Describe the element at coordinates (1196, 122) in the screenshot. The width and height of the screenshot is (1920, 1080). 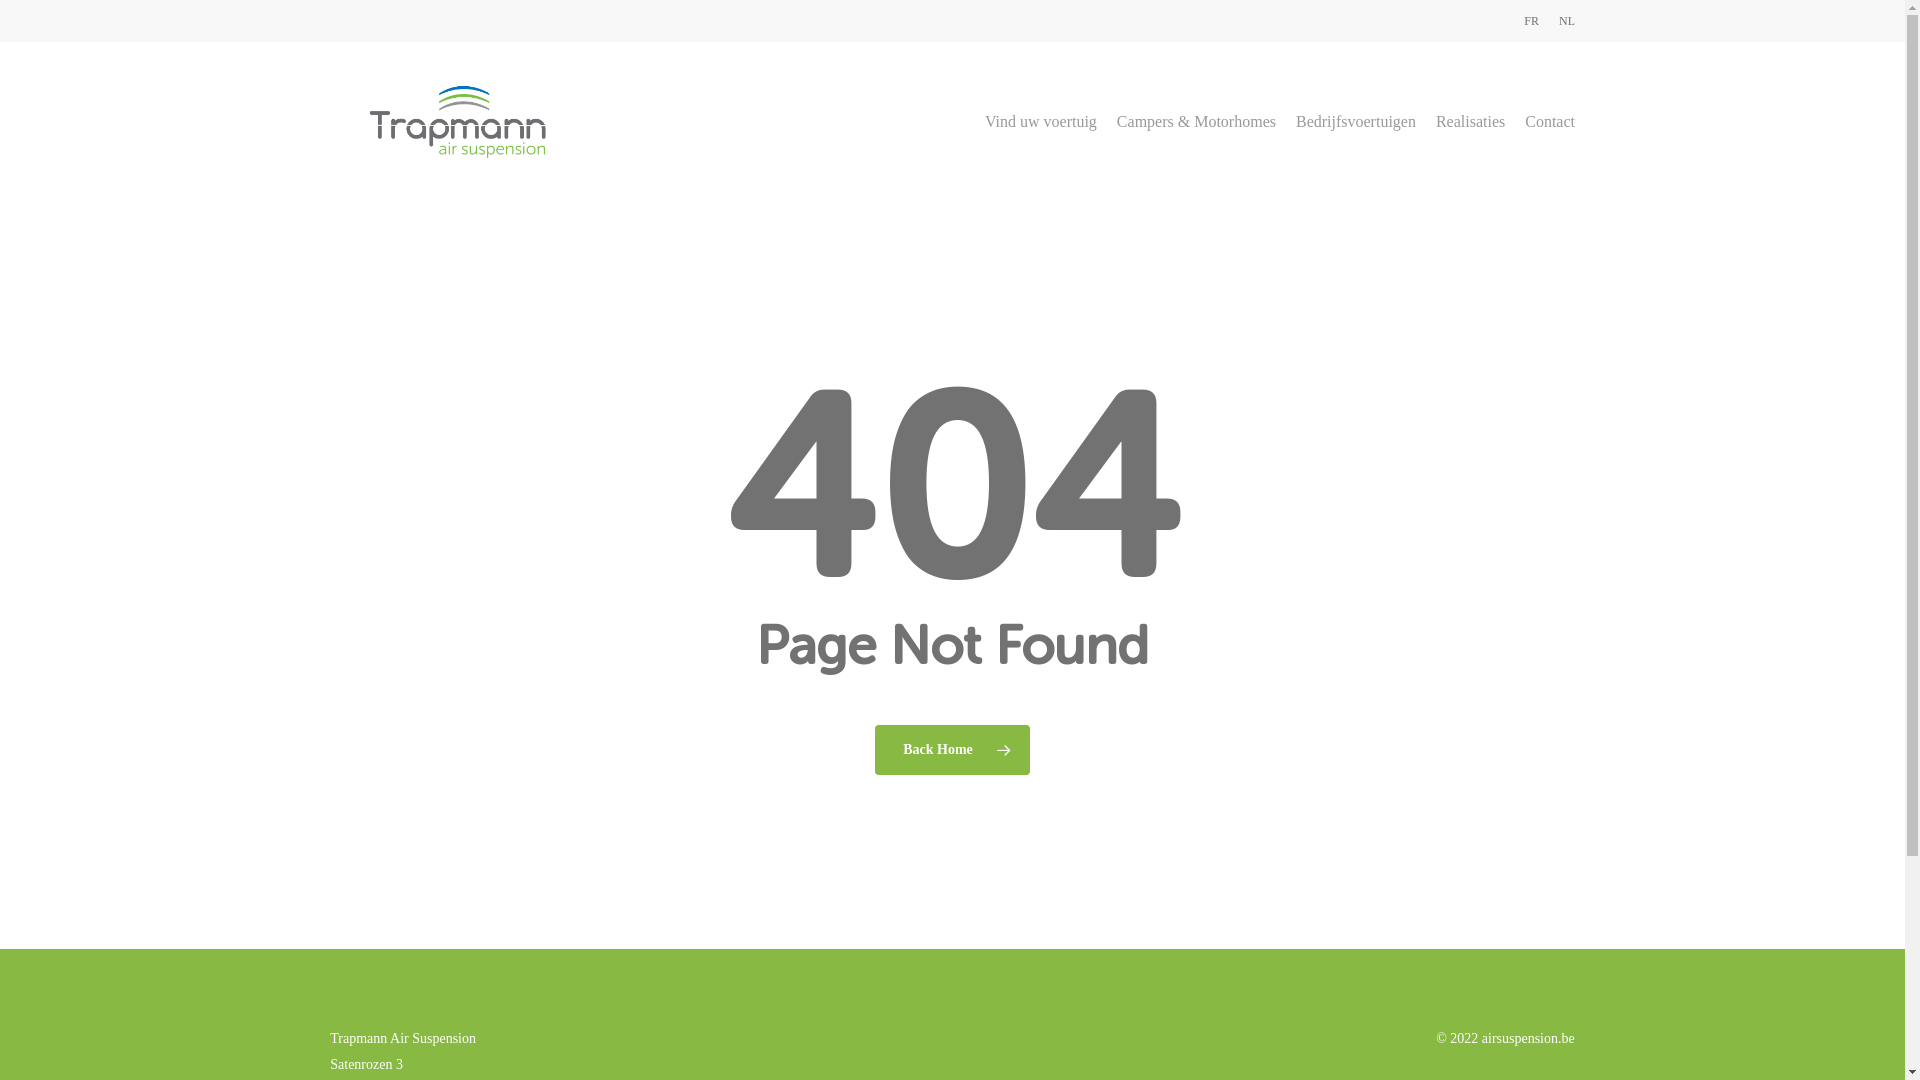
I see `'Campers & Motorhomes'` at that location.